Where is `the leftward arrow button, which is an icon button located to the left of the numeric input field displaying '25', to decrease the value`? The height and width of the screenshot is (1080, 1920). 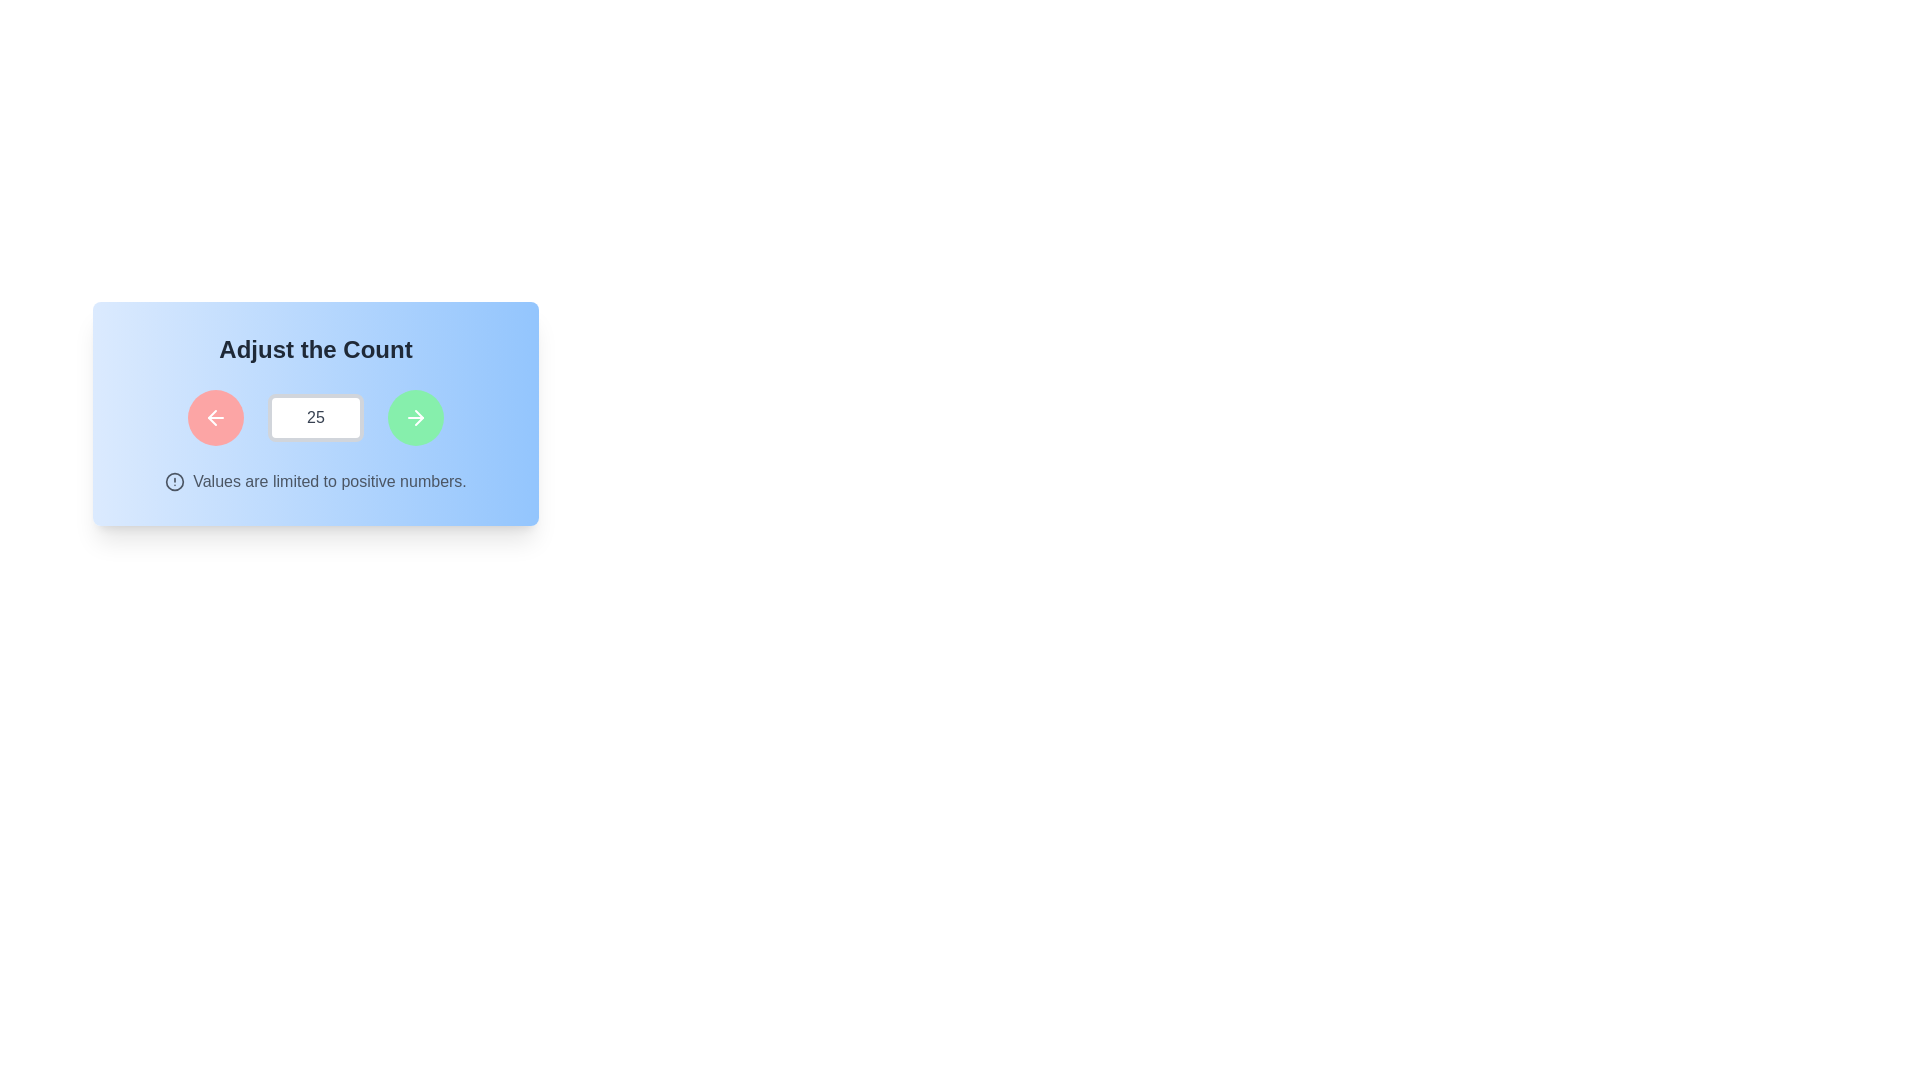 the leftward arrow button, which is an icon button located to the left of the numeric input field displaying '25', to decrease the value is located at coordinates (212, 416).